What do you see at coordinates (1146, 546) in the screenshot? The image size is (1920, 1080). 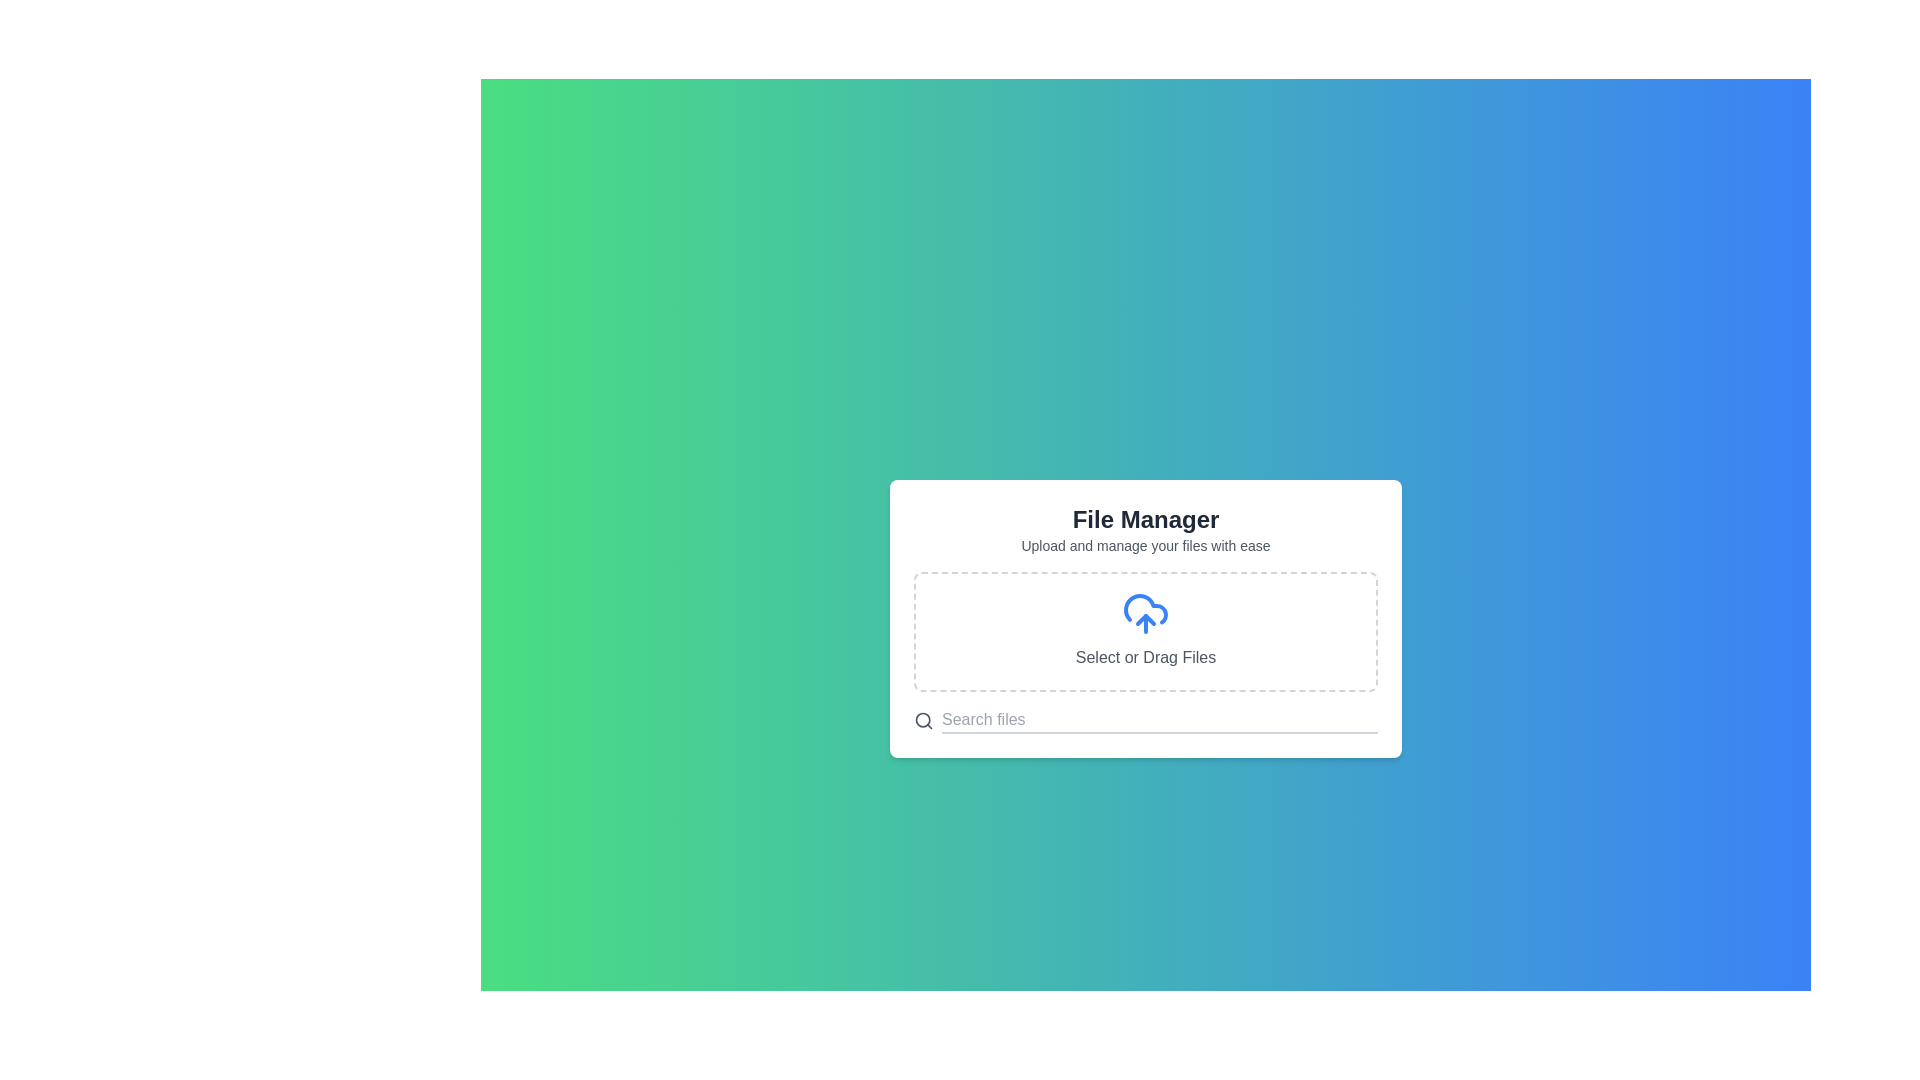 I see `the text label that says 'Upload and manage your files with ease.' which is styled in a small gray font and is positioned below the title 'File Manager.'` at bounding box center [1146, 546].